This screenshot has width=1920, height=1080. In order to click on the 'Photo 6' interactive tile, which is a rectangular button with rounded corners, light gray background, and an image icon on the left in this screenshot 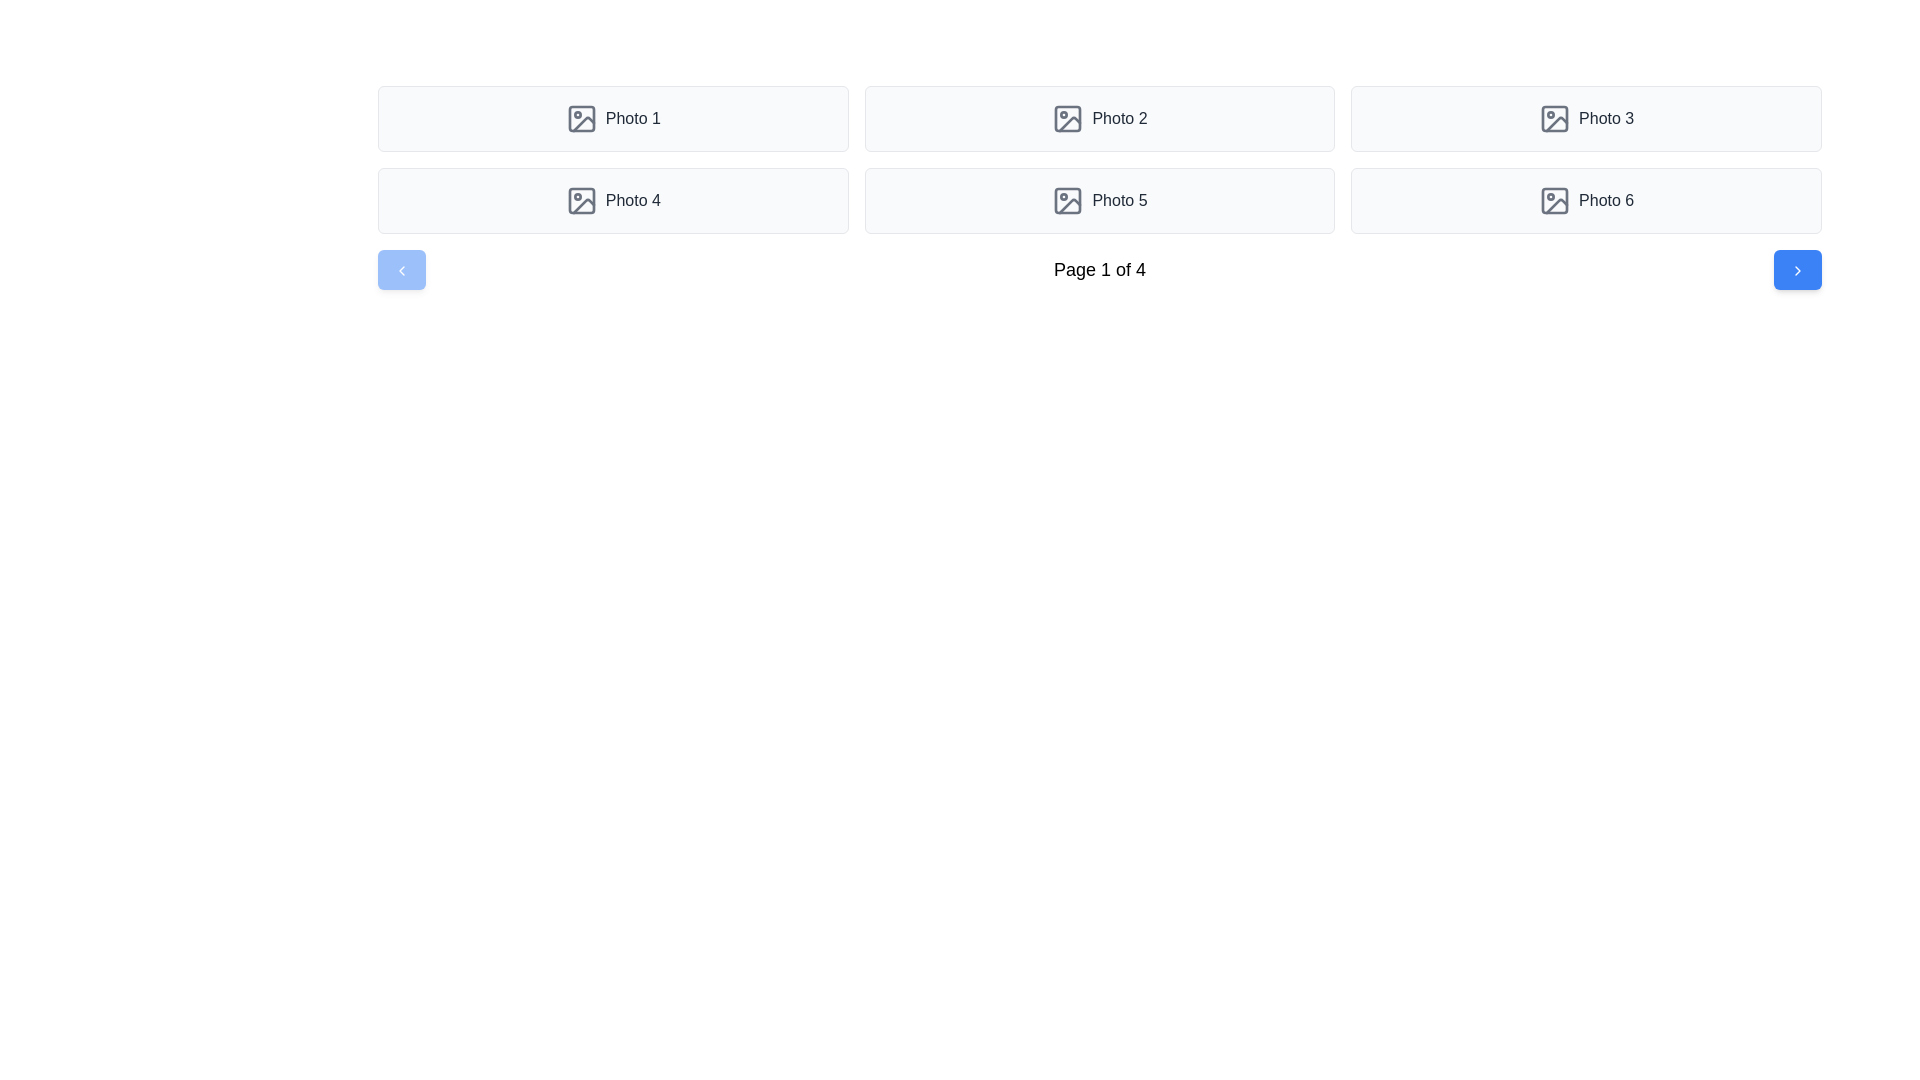, I will do `click(1585, 200)`.